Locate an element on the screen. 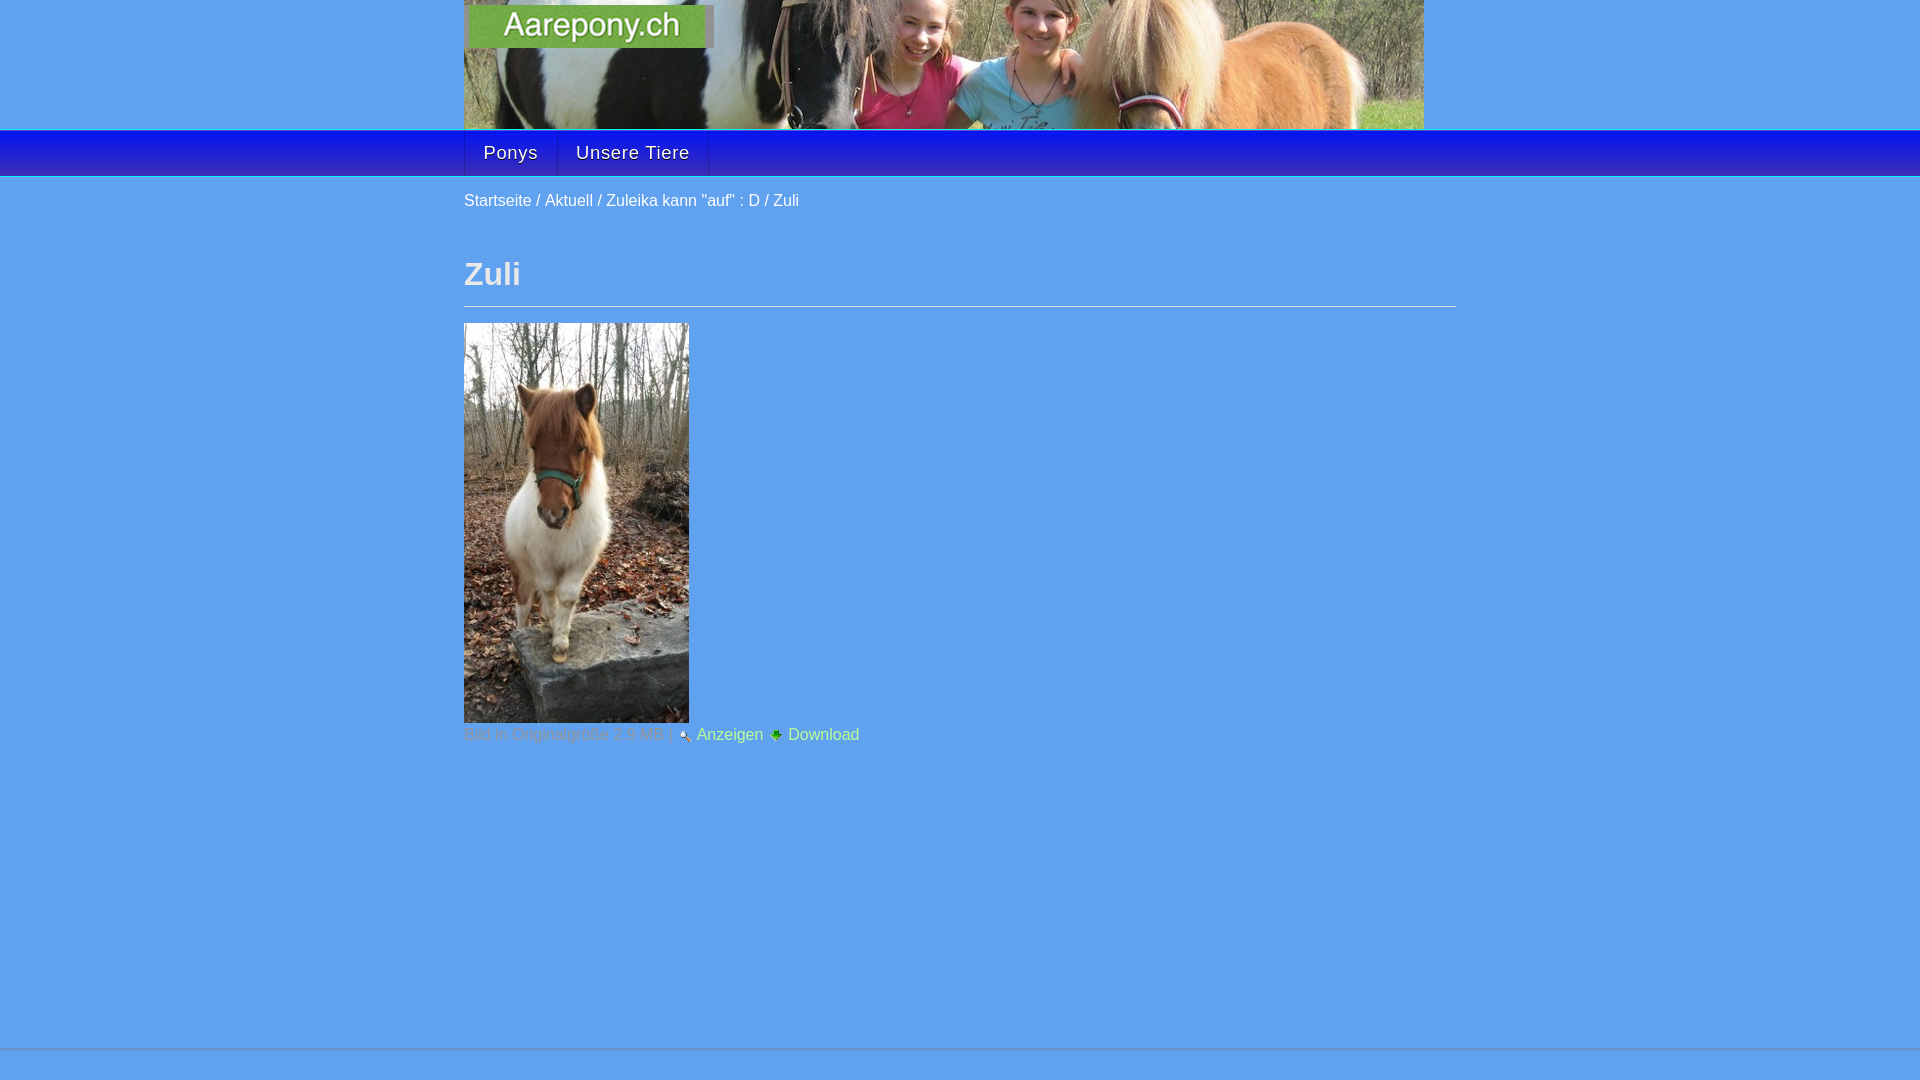 This screenshot has height=1080, width=1920. 'Ponys' is located at coordinates (510, 152).